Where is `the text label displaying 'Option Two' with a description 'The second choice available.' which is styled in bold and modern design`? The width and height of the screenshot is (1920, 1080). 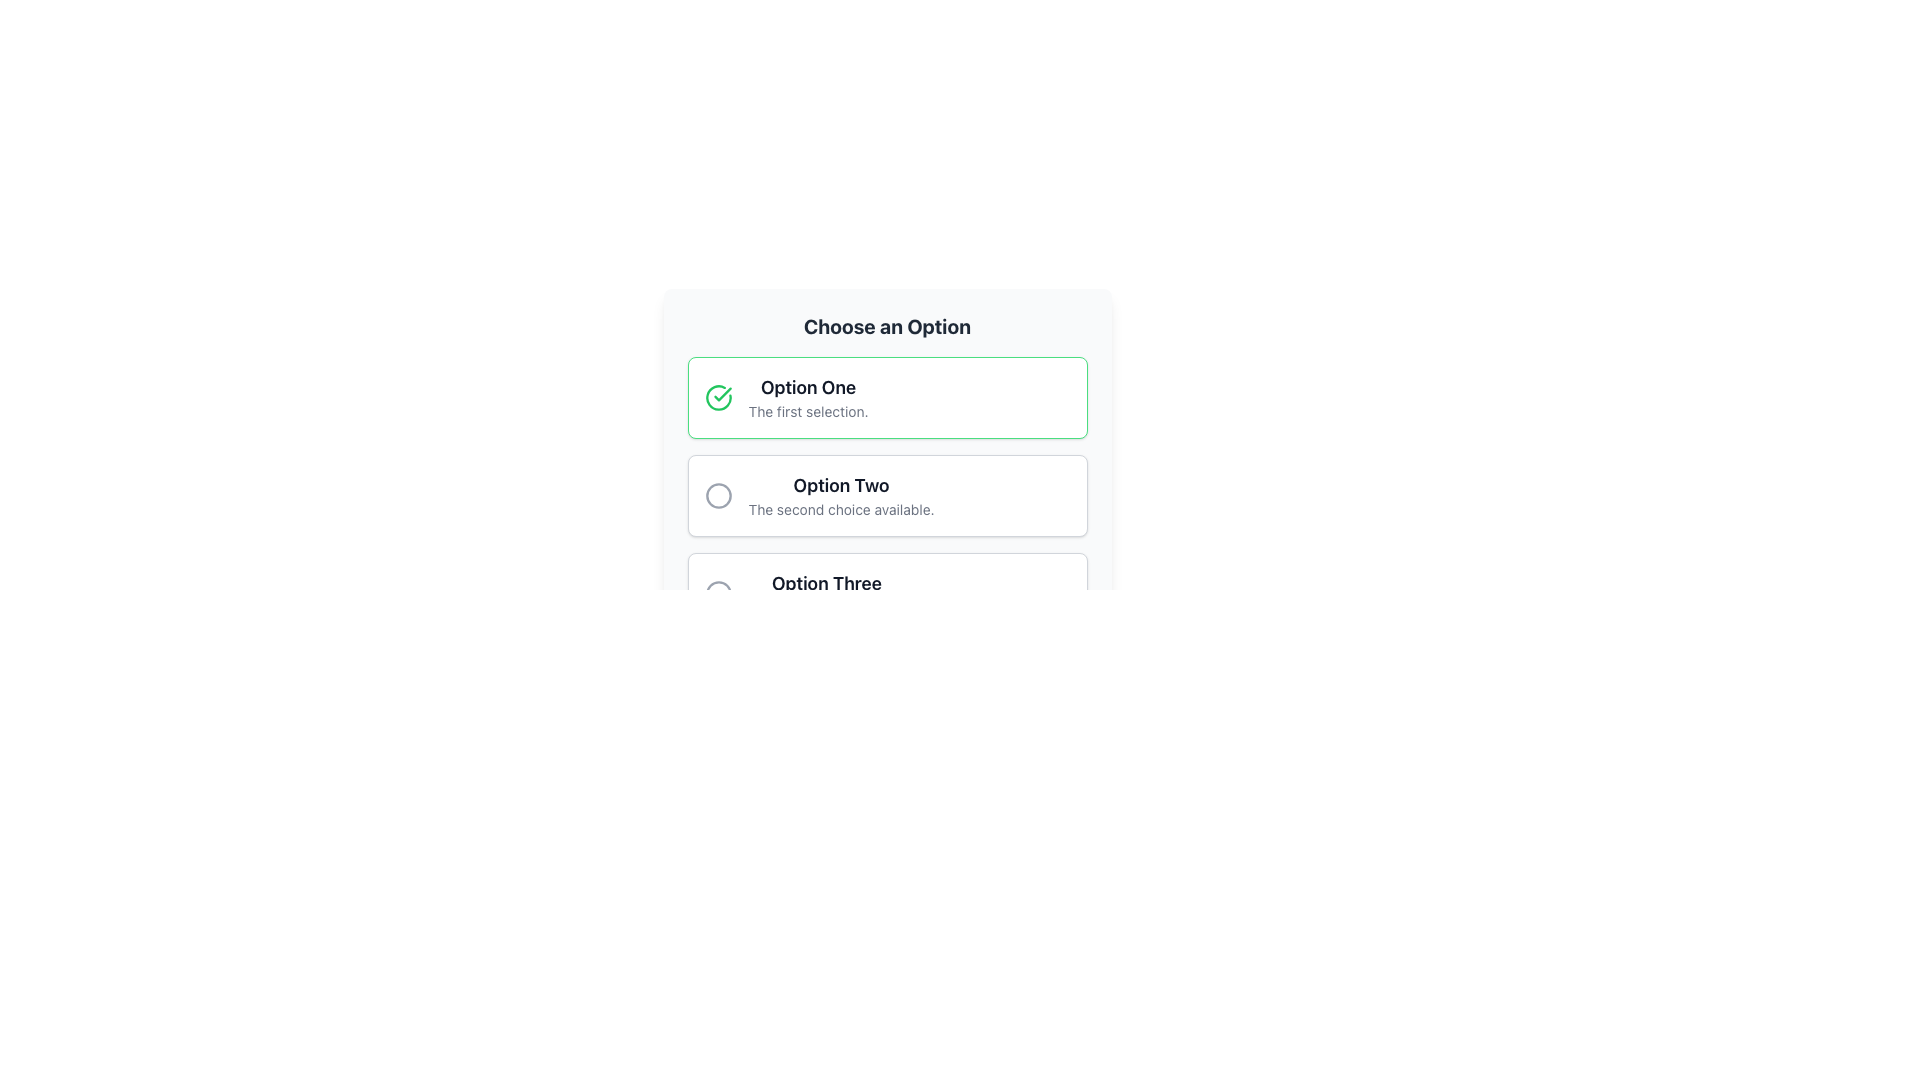
the text label displaying 'Option Two' with a description 'The second choice available.' which is styled in bold and modern design is located at coordinates (841, 495).